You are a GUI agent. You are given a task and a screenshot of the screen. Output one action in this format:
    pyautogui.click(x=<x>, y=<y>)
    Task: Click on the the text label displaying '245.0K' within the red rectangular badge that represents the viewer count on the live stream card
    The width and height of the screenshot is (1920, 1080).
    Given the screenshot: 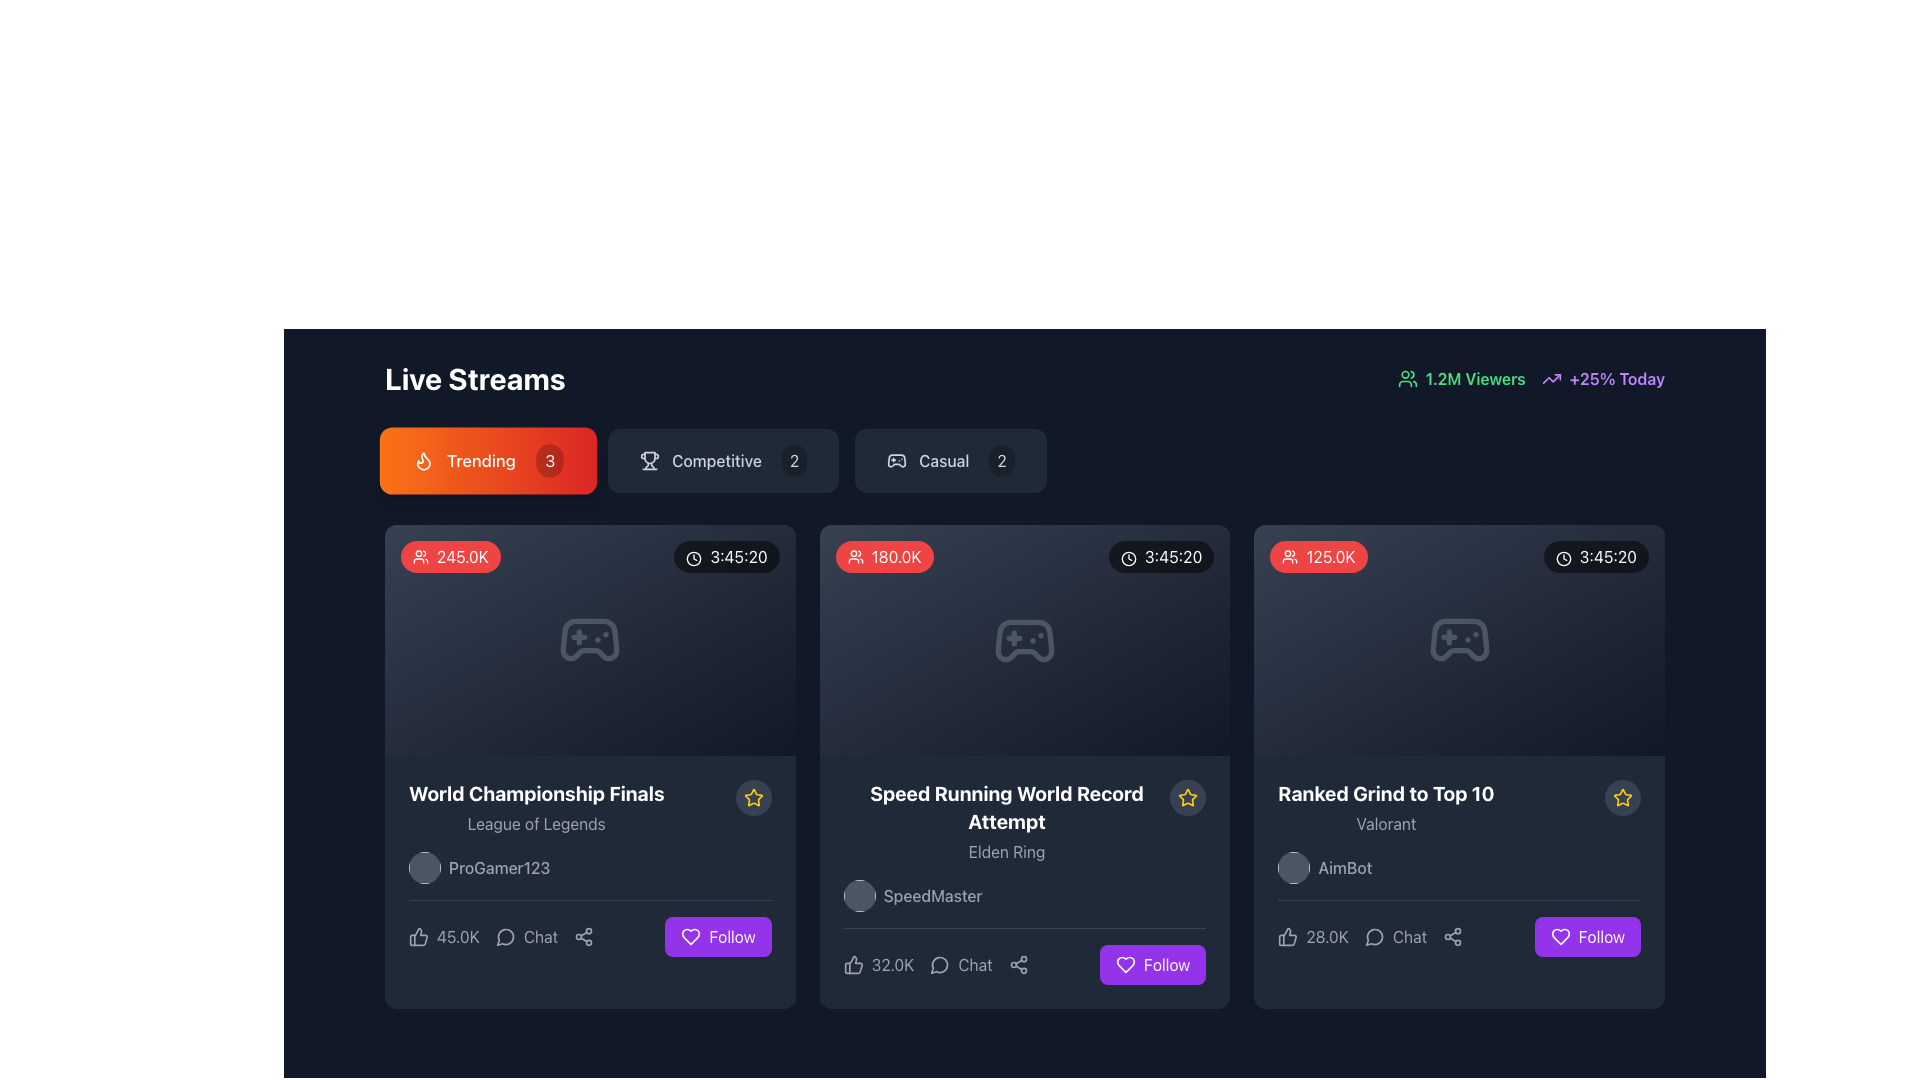 What is the action you would take?
    pyautogui.click(x=461, y=556)
    